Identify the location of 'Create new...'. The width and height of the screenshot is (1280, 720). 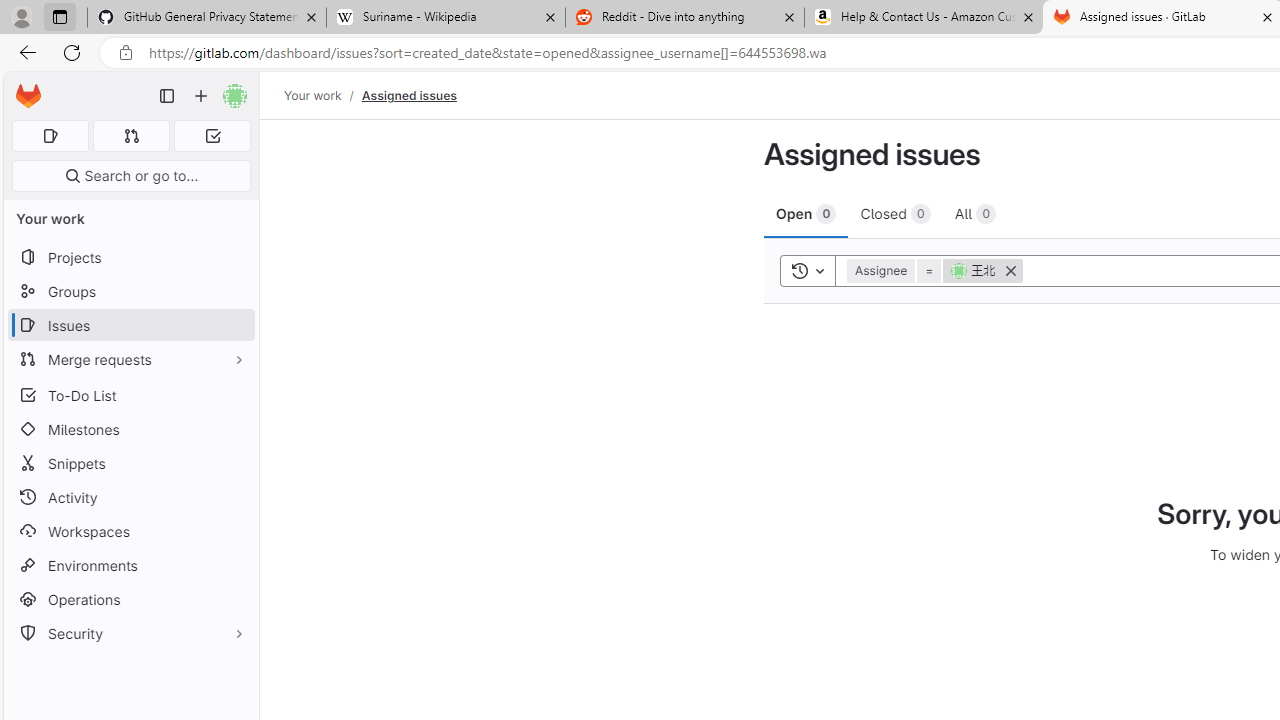
(201, 96).